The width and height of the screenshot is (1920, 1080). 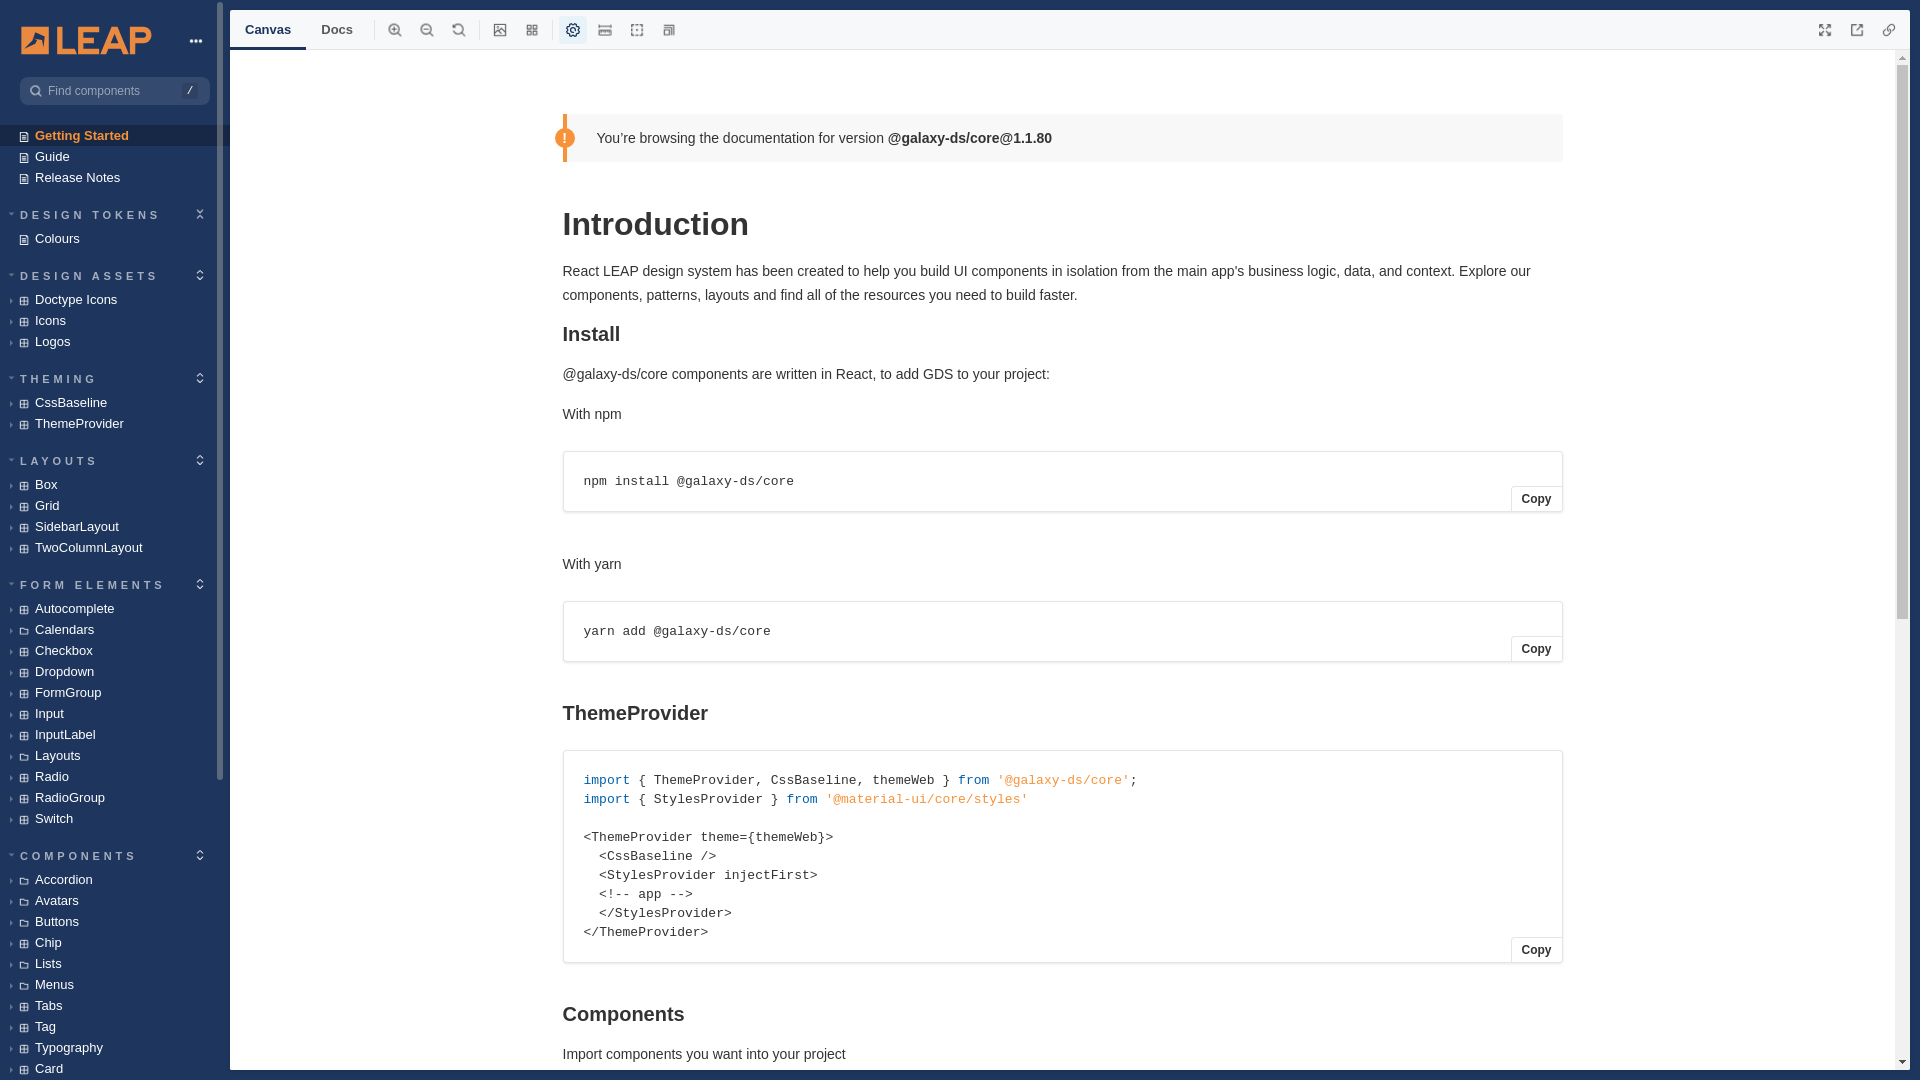 I want to click on 'InputLabel', so click(x=114, y=734).